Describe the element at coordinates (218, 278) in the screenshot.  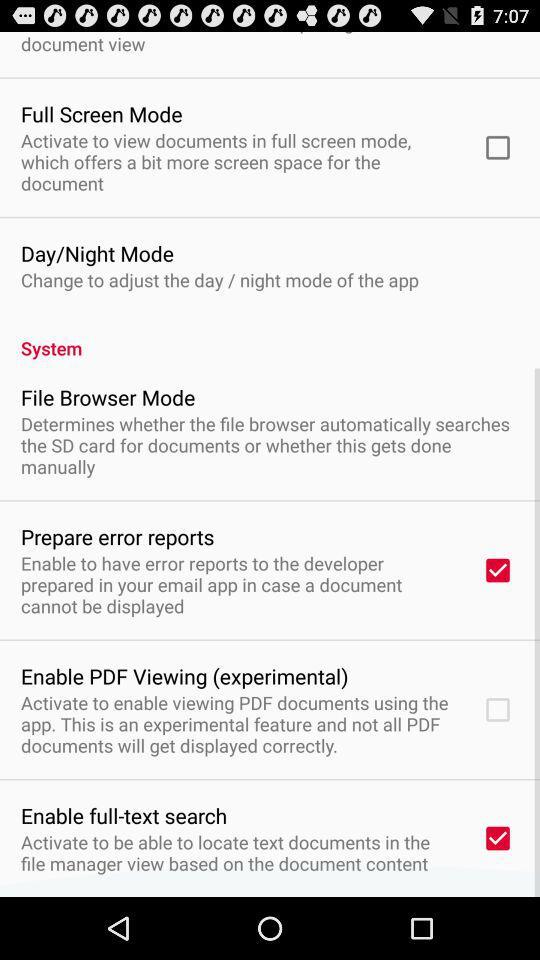
I see `change to adjust` at that location.